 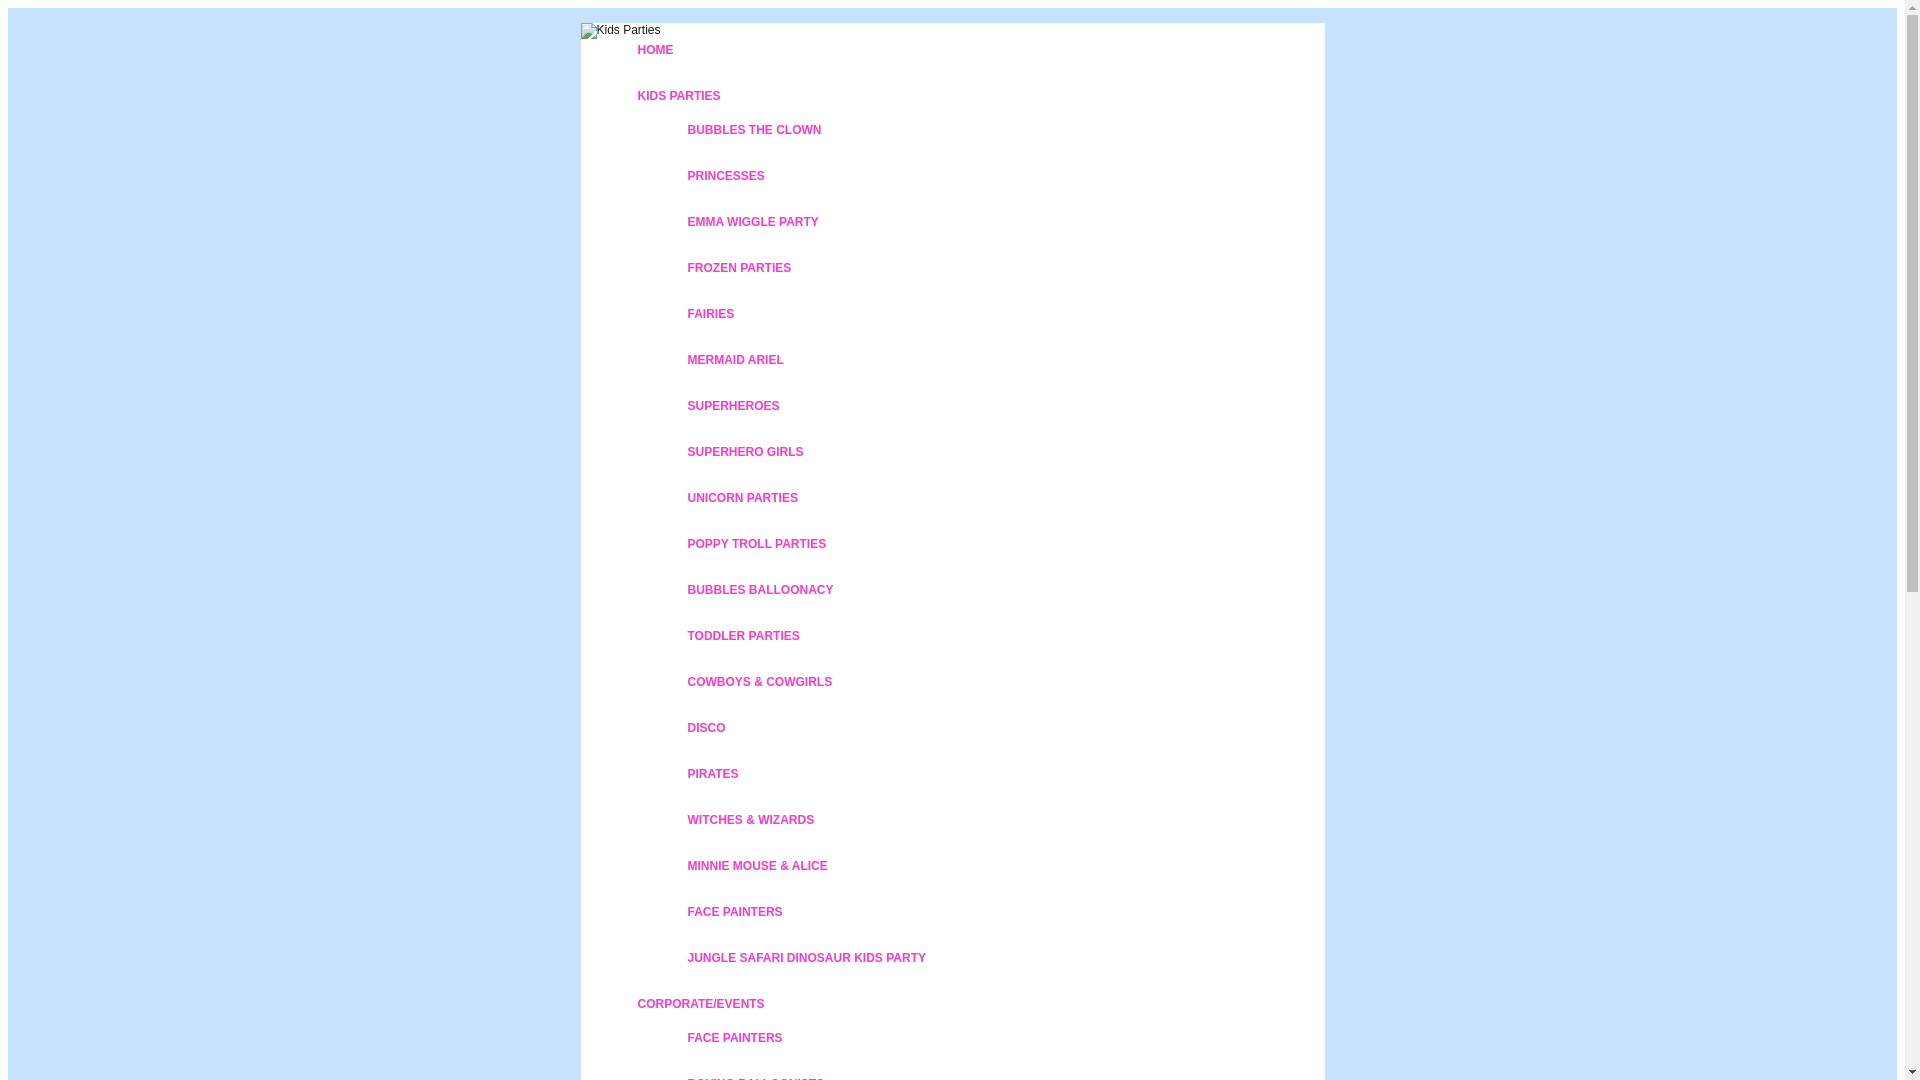 What do you see at coordinates (680, 911) in the screenshot?
I see `'FACE PAINTERS'` at bounding box center [680, 911].